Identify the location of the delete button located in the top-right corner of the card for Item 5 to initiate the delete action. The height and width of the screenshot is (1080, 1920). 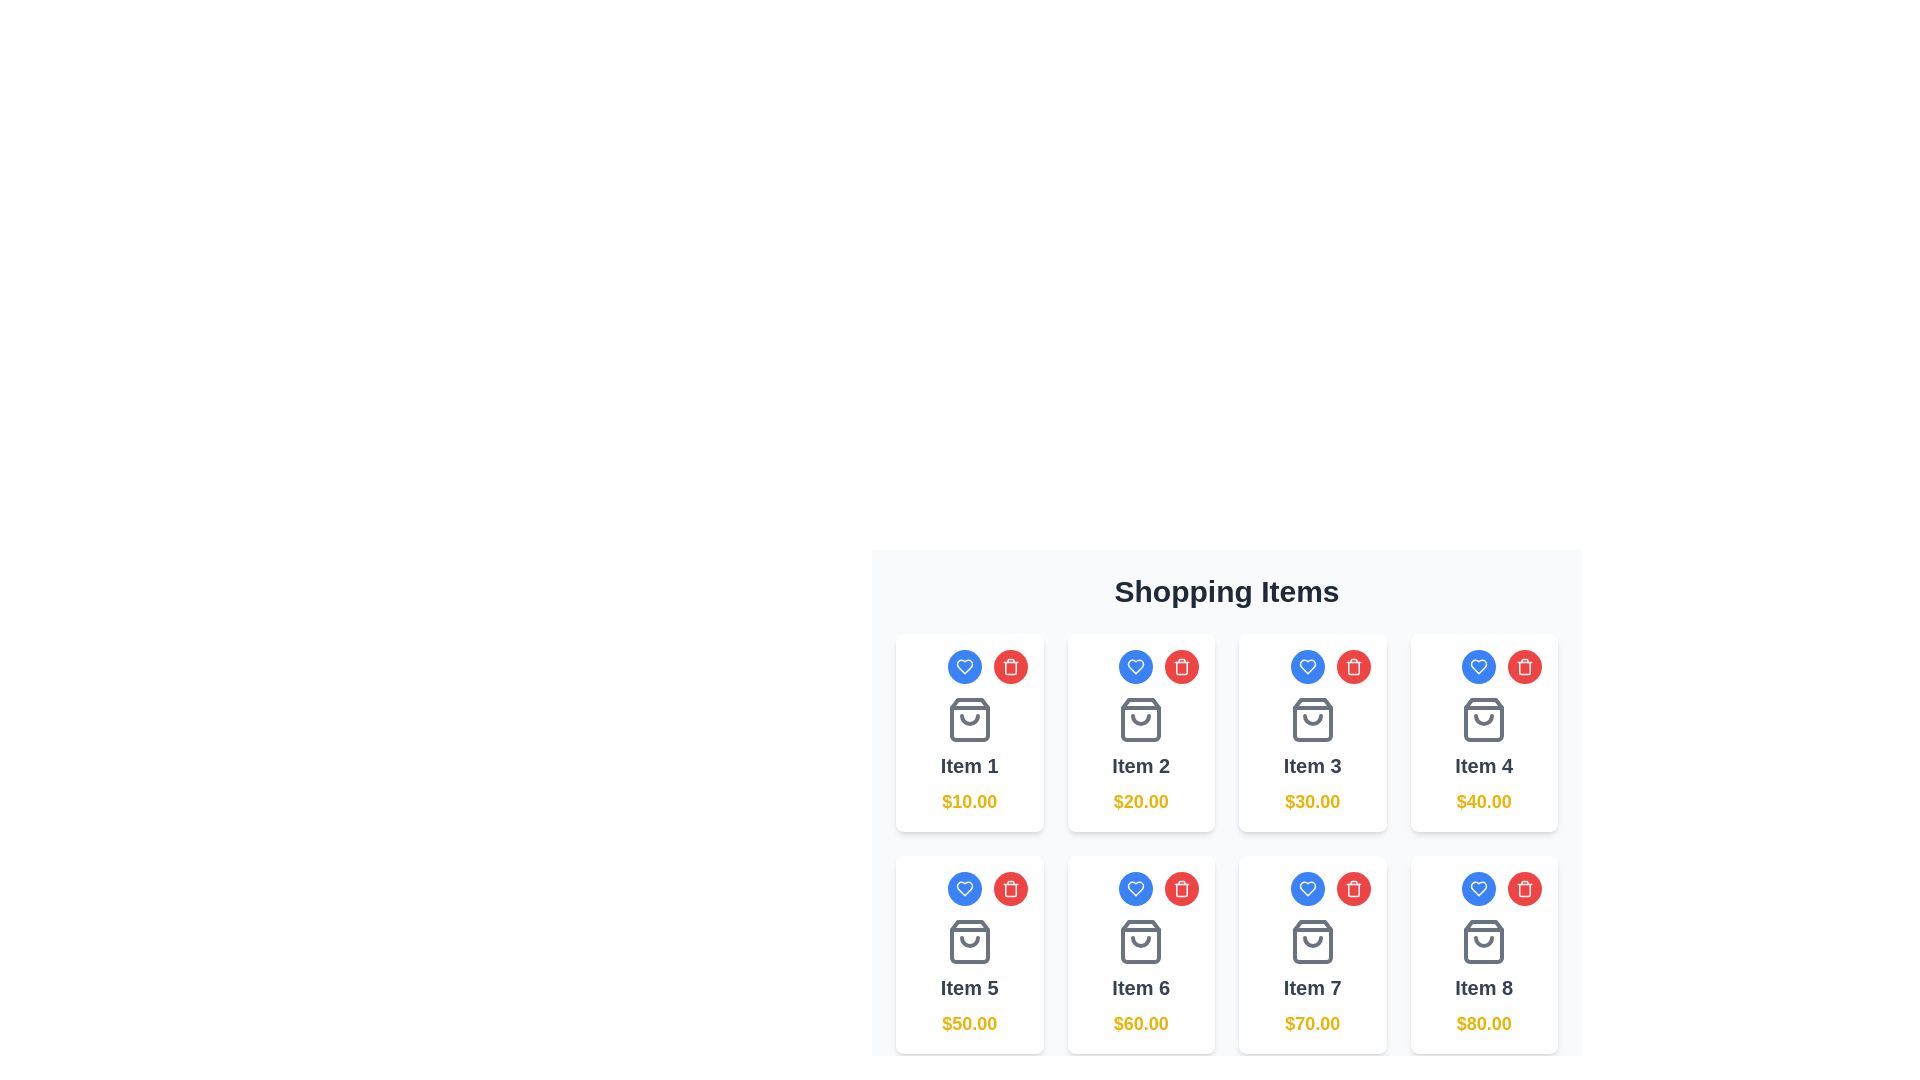
(1010, 887).